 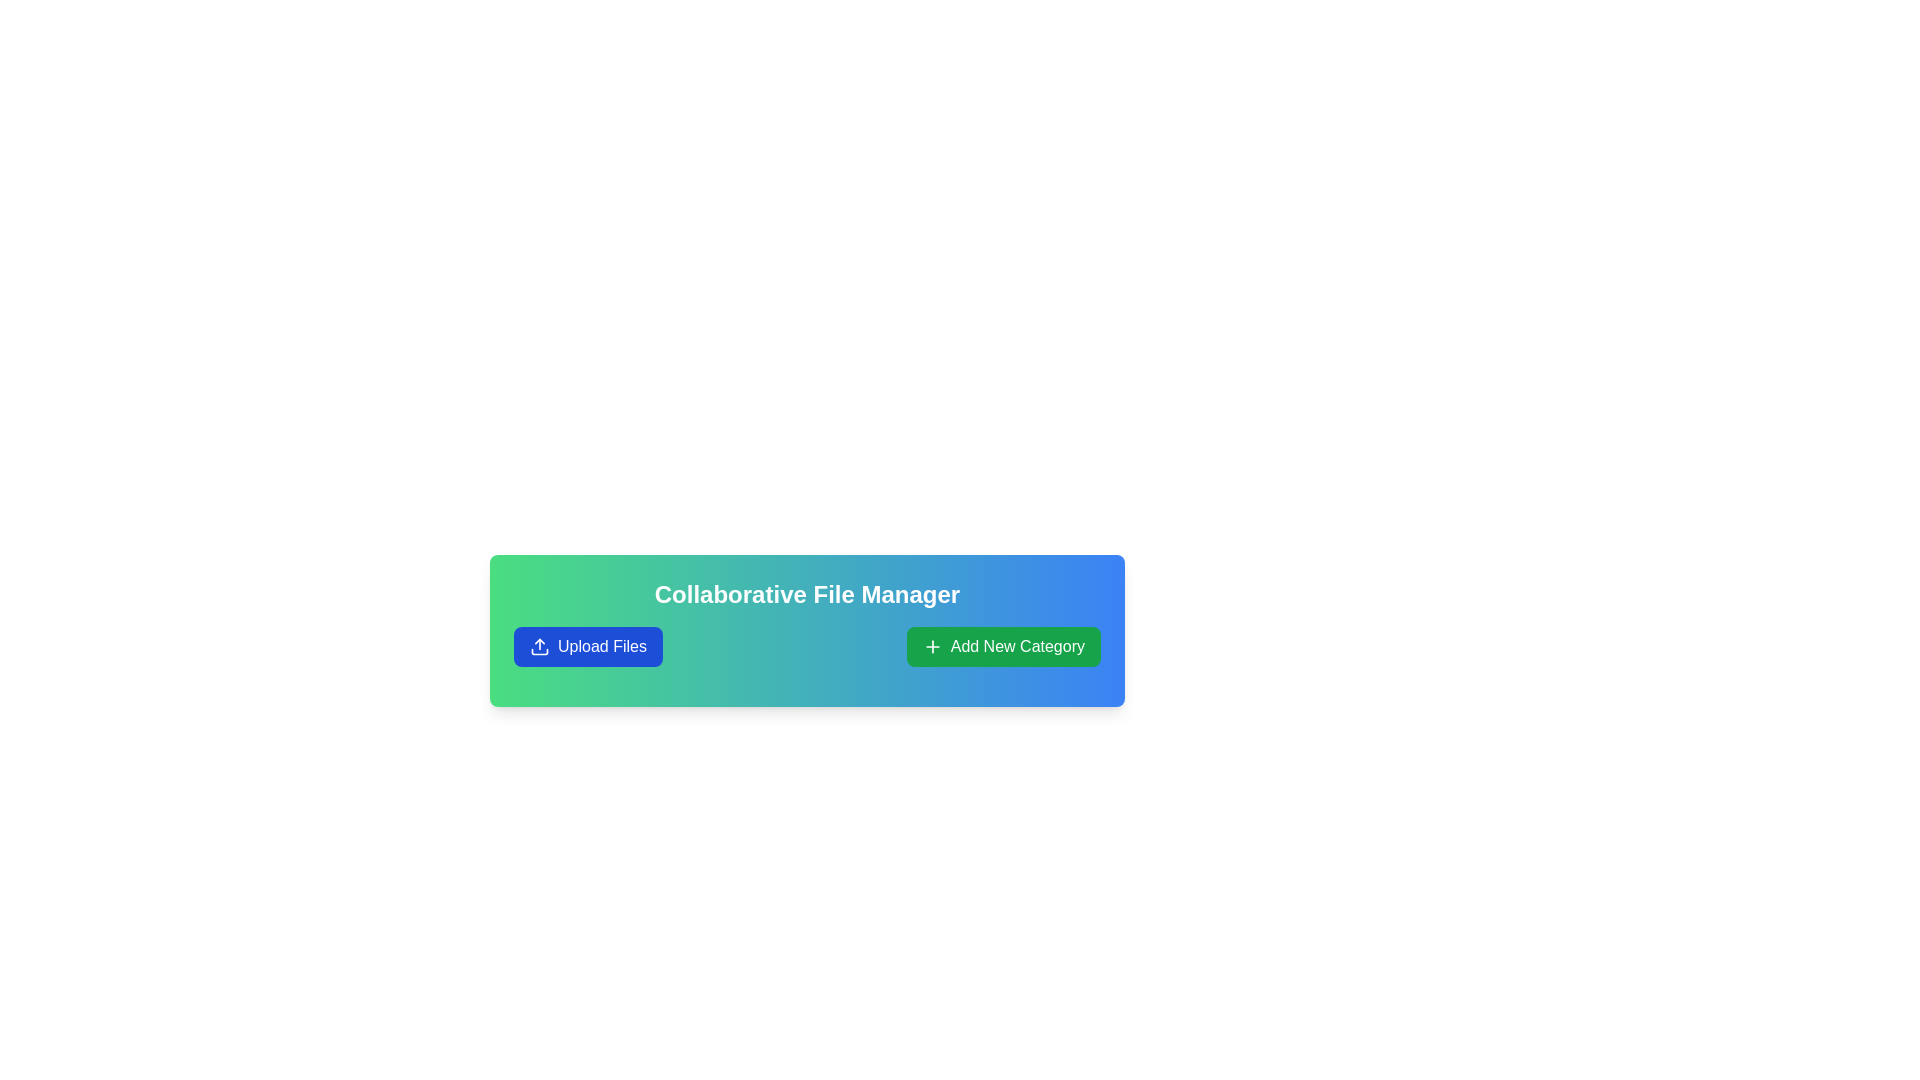 What do you see at coordinates (807, 593) in the screenshot?
I see `the static text header or label that serves as the title for the file management card, positioned at the upper section above interactive elements like 'Upload Files' and 'Add New Category'` at bounding box center [807, 593].